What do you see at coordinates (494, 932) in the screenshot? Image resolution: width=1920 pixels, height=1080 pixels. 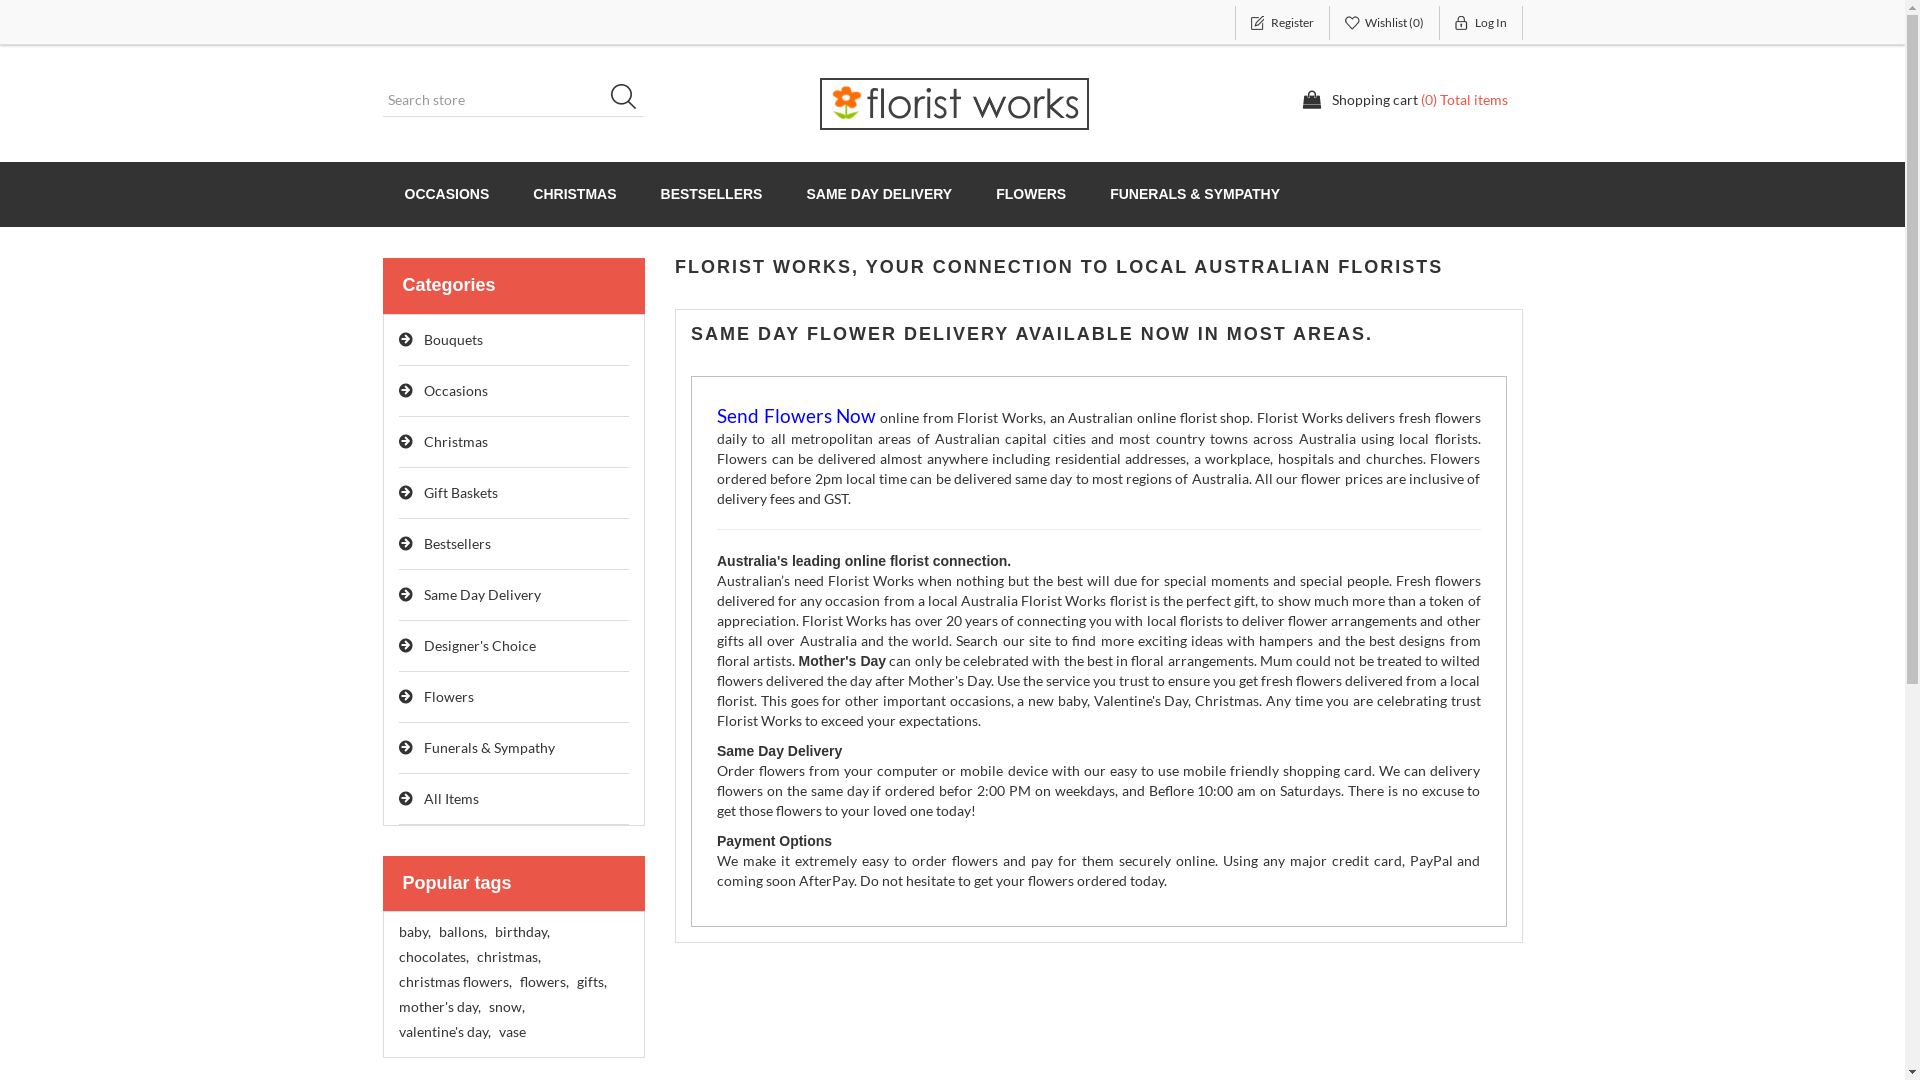 I see `'birthday,'` at bounding box center [494, 932].